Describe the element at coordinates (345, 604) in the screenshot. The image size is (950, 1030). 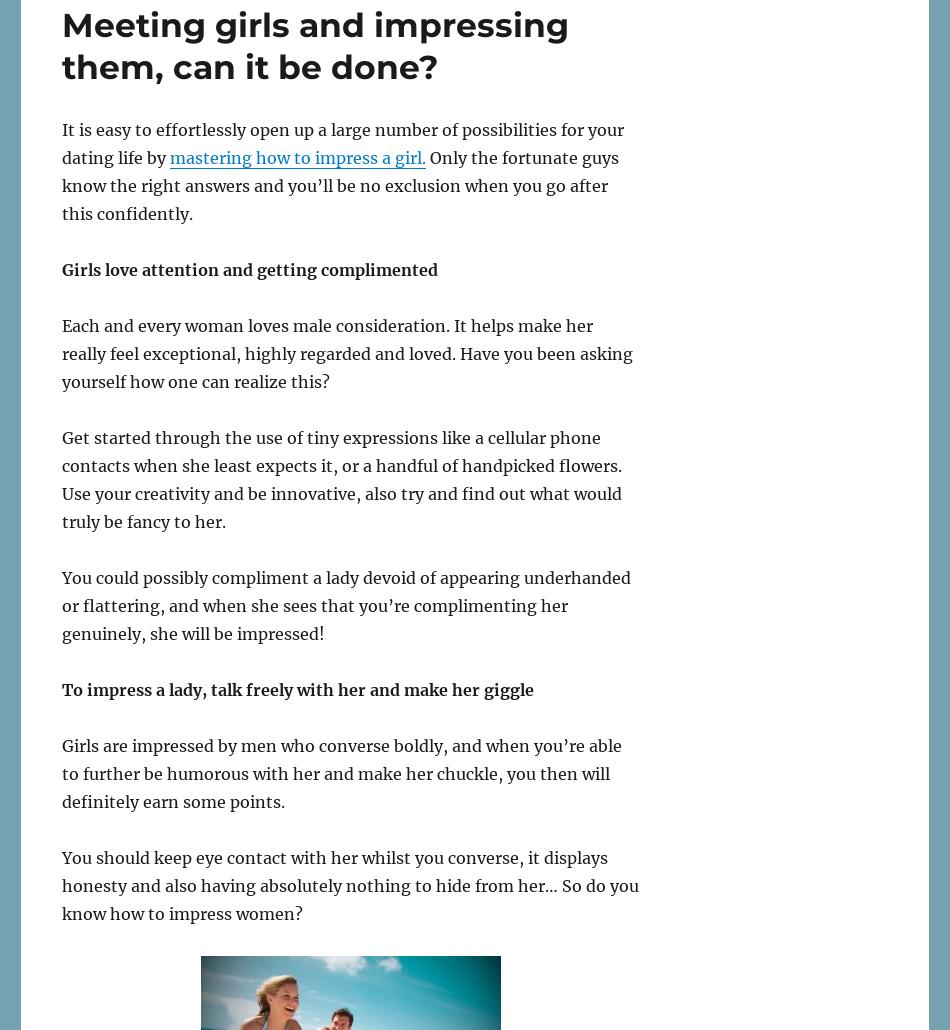
I see `'You could possibly compliment a lady devoid of appearing underhanded or flattering, and when she sees that you’re complimenting her genuinely, she will be impressed!'` at that location.